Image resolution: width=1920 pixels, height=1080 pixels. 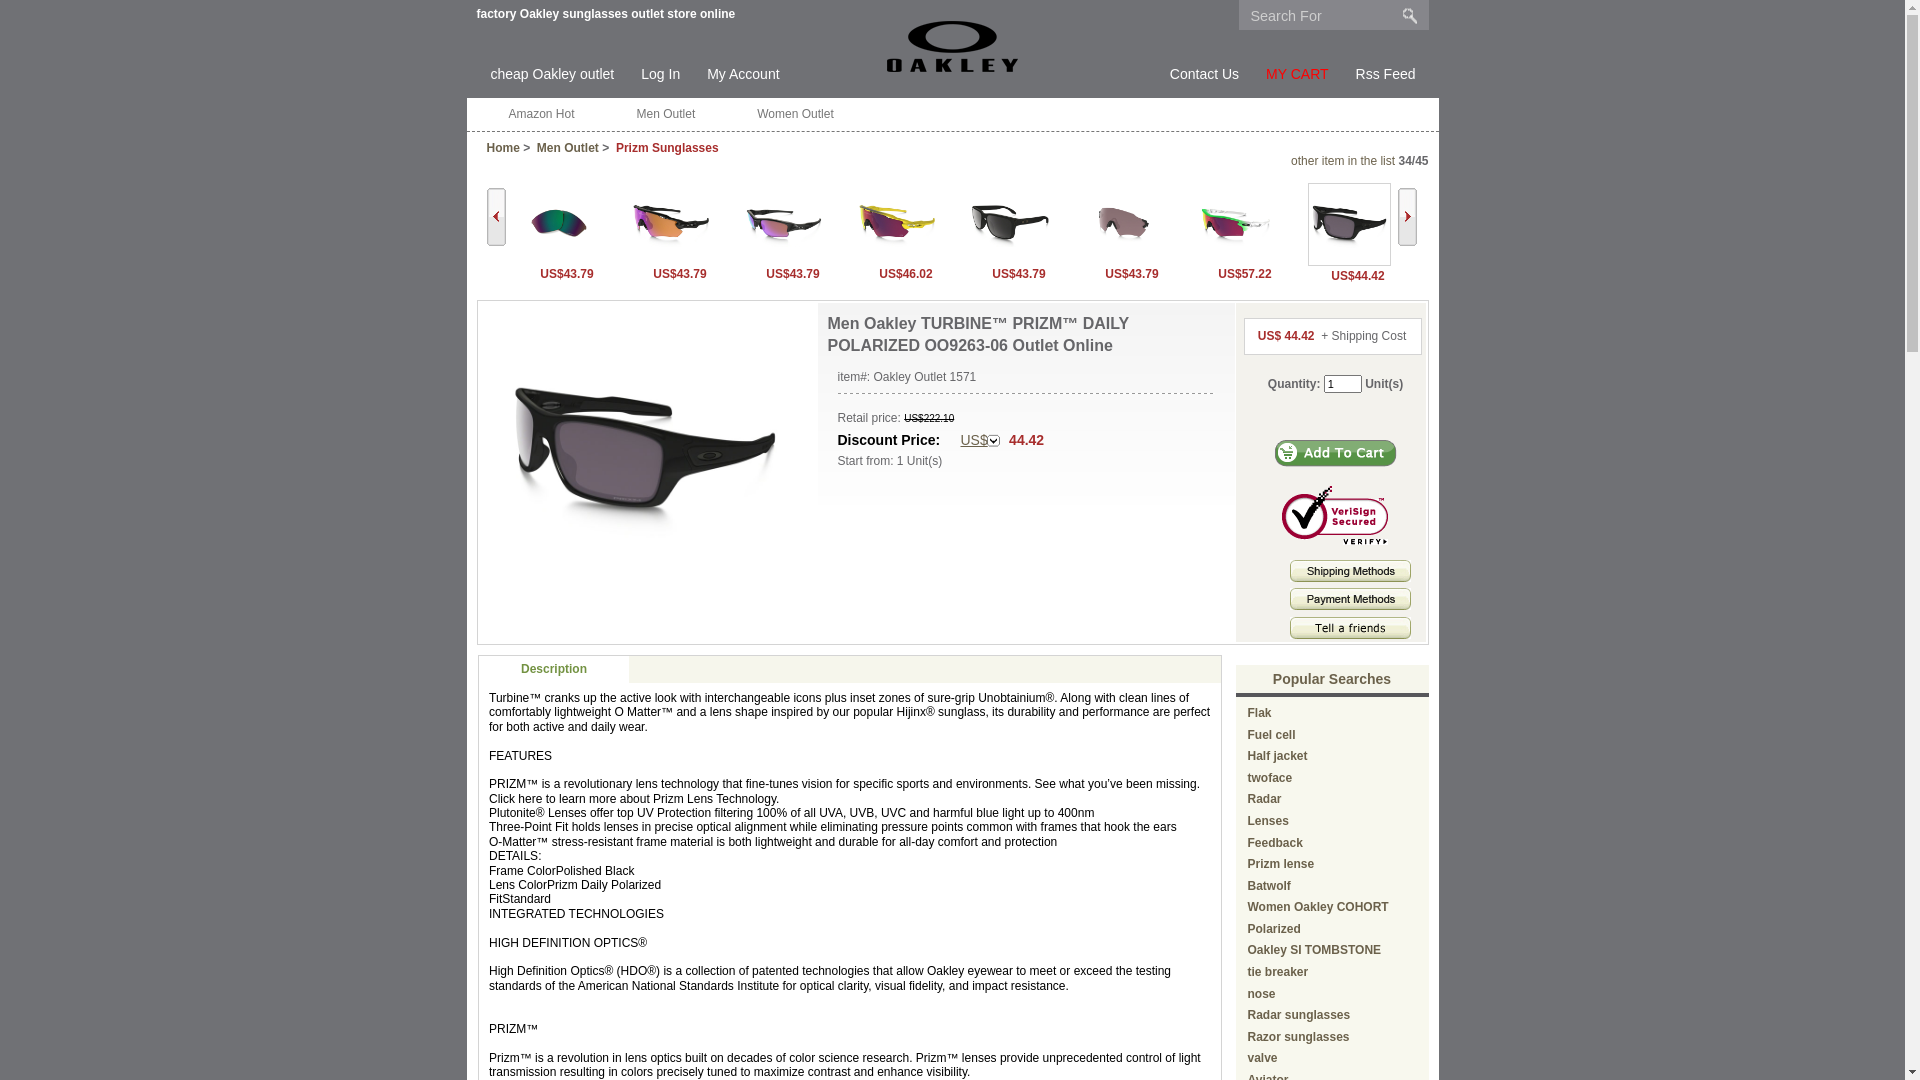 I want to click on 'Oakley SI TOMBSTONE', so click(x=1247, y=948).